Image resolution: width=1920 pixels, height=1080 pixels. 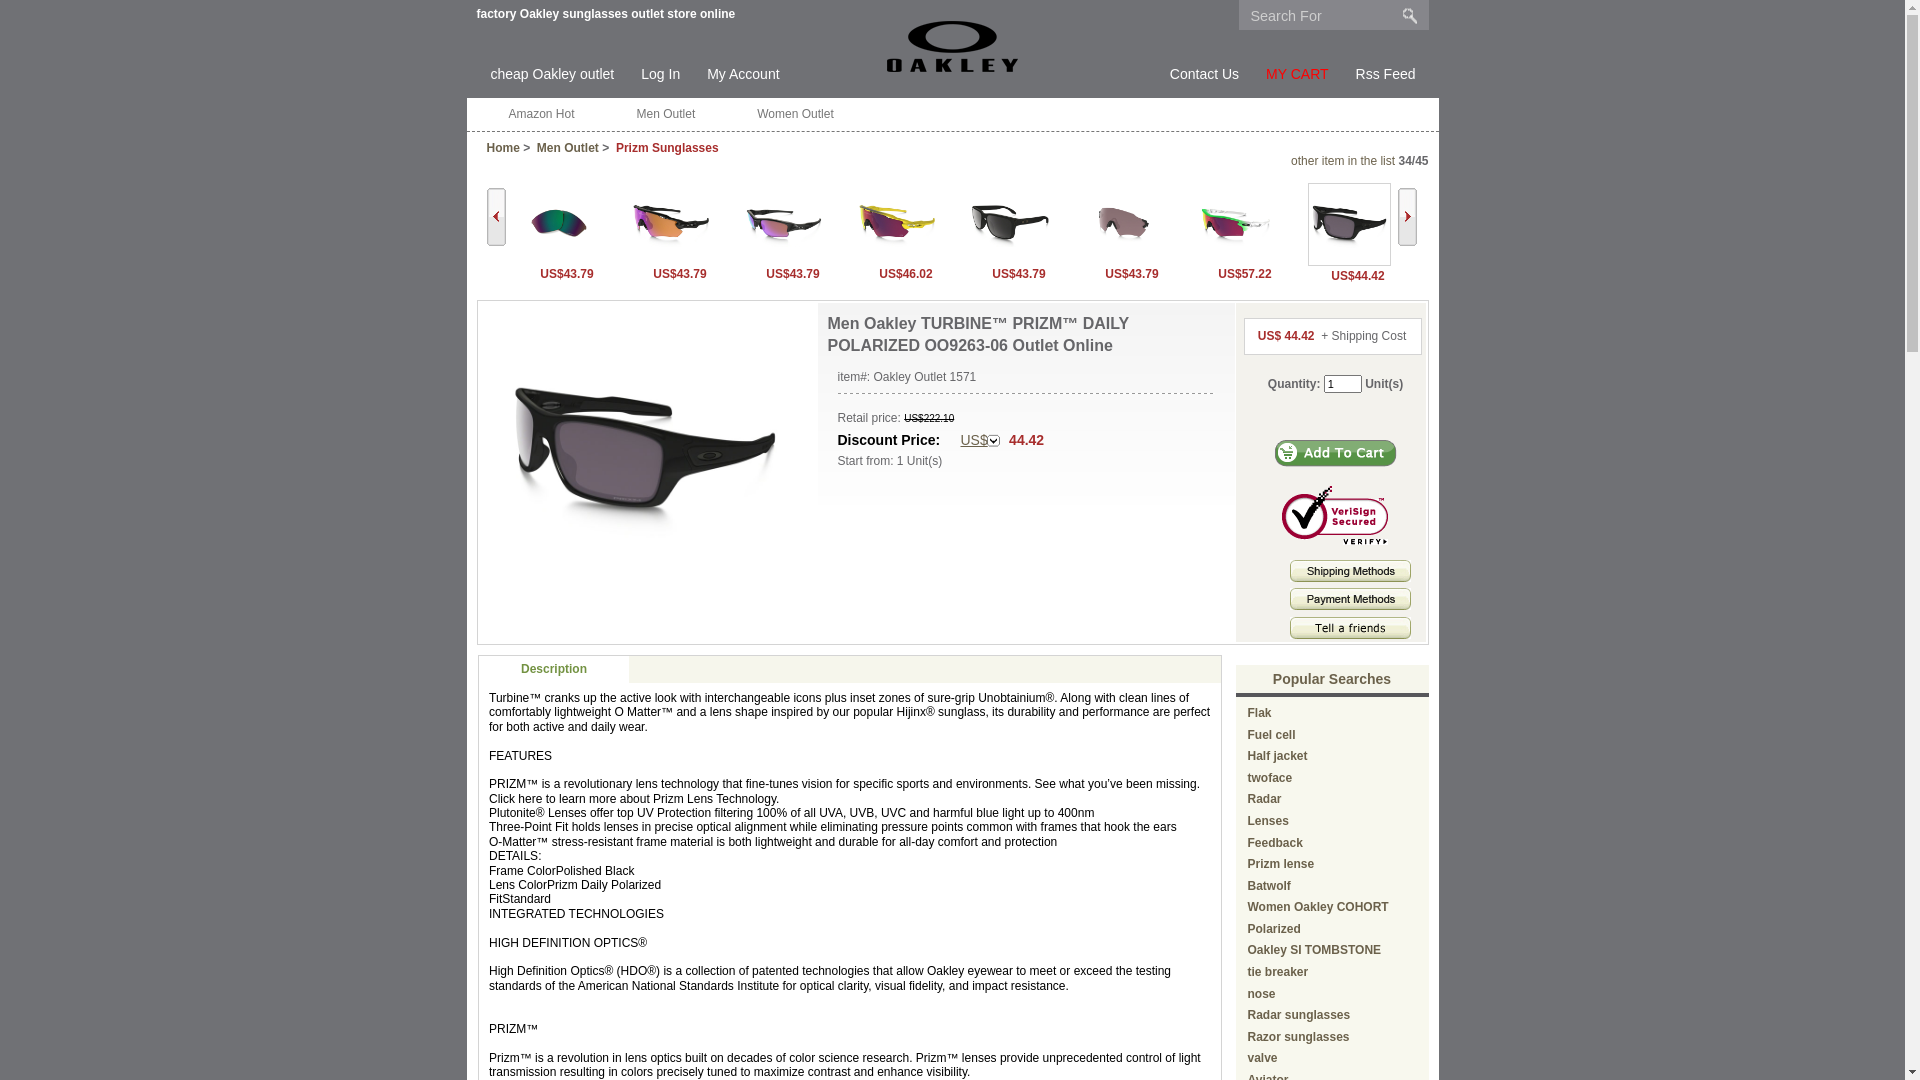 I want to click on 'Oakley SI TOMBSTONE', so click(x=1247, y=948).